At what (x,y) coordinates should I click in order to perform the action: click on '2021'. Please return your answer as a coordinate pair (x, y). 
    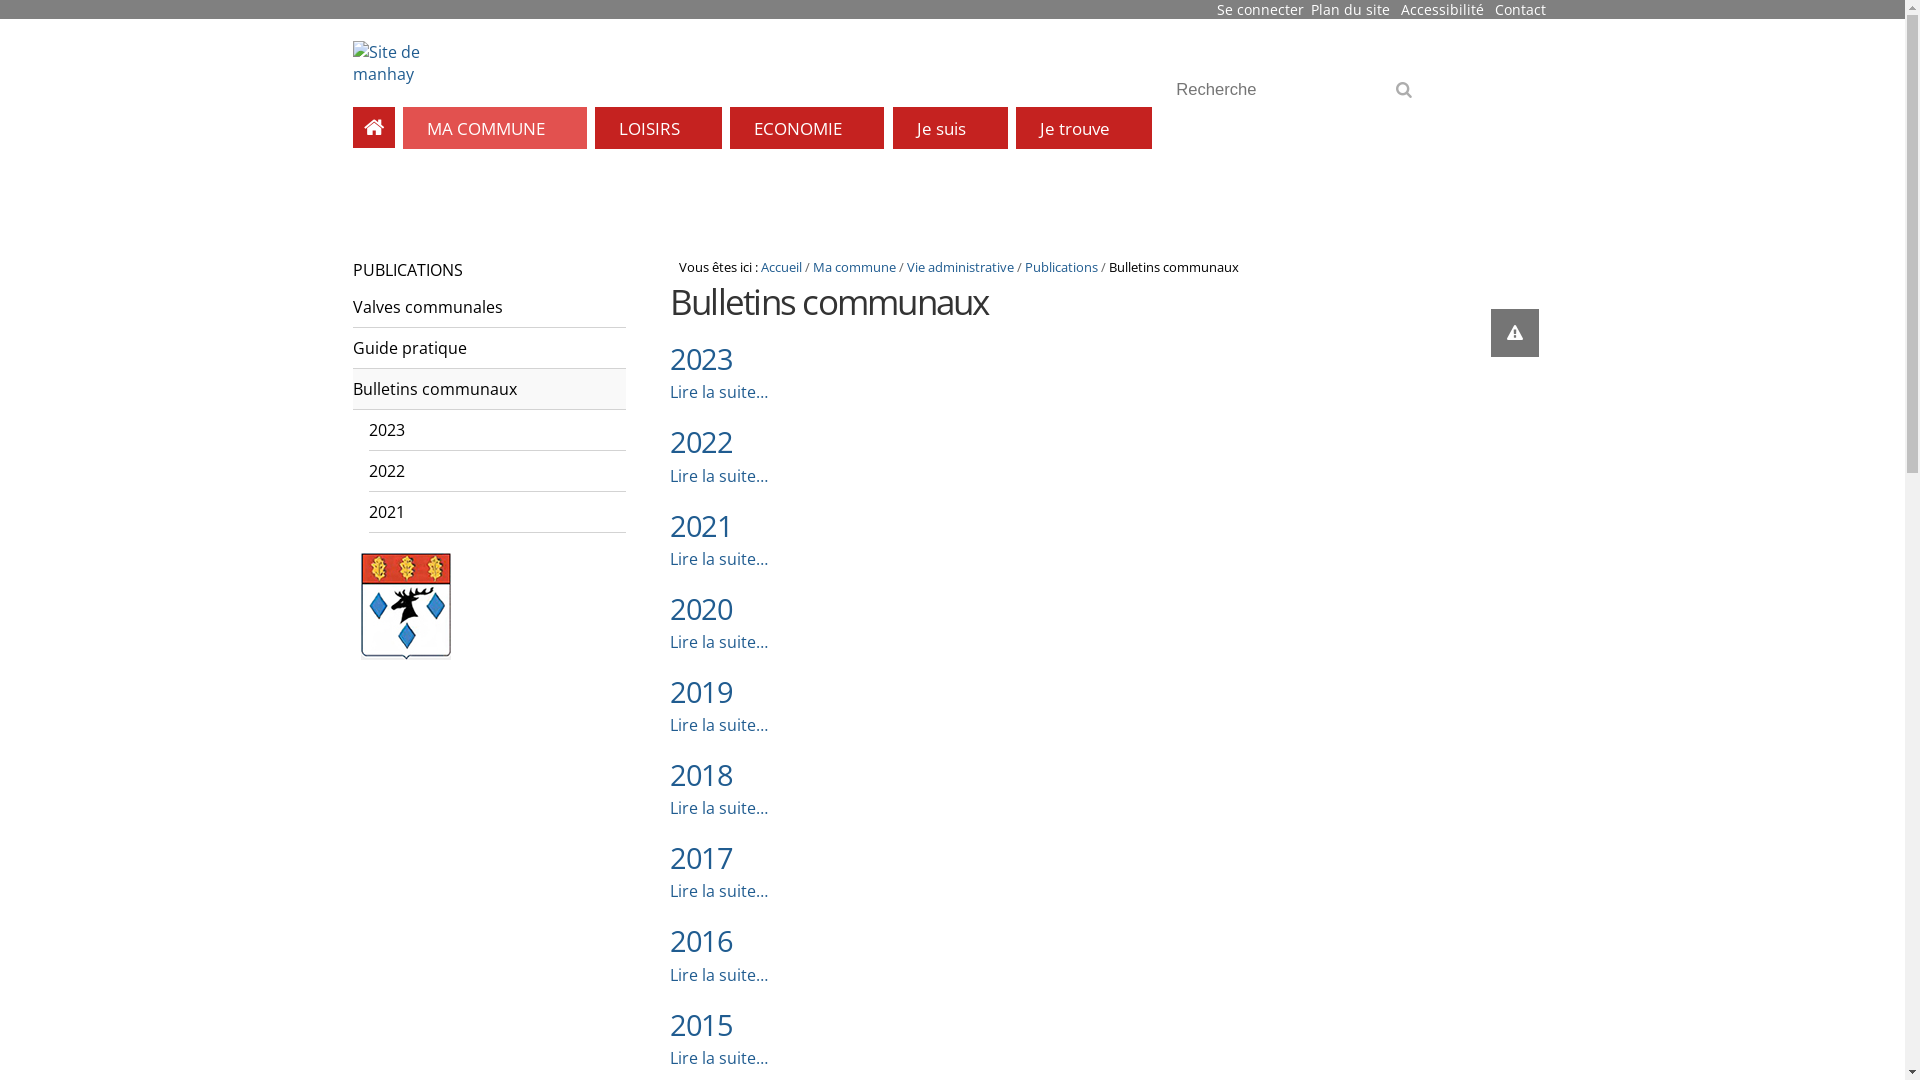
    Looking at the image, I should click on (700, 524).